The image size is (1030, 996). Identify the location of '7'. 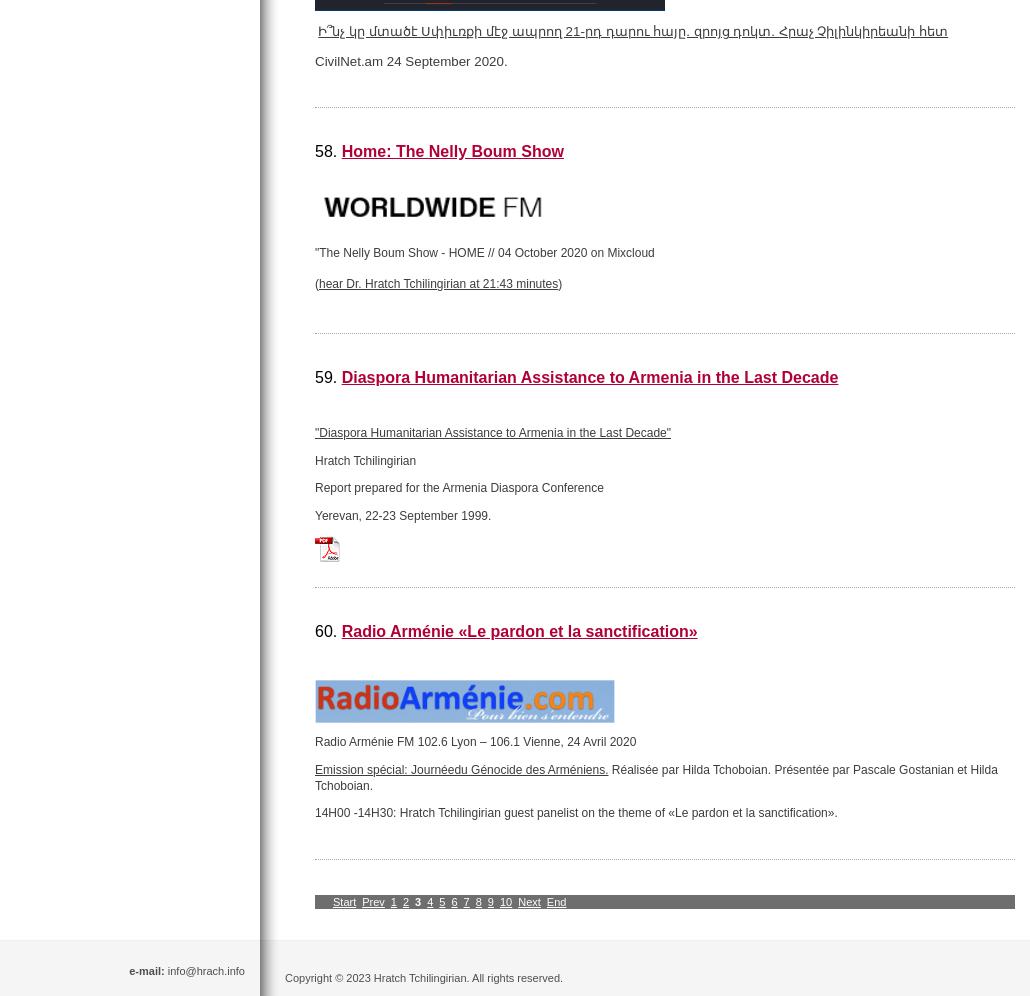
(464, 899).